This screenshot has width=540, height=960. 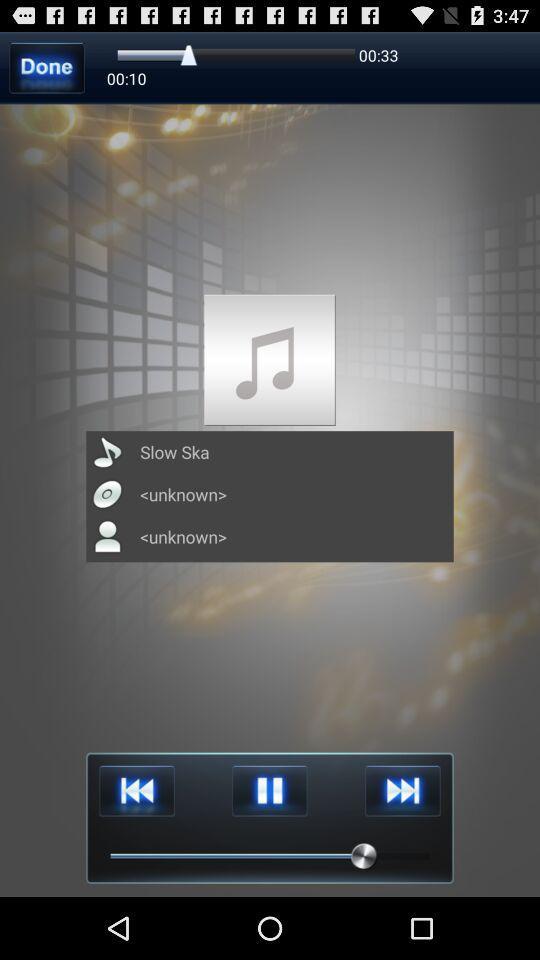 I want to click on skip to next song, so click(x=402, y=791).